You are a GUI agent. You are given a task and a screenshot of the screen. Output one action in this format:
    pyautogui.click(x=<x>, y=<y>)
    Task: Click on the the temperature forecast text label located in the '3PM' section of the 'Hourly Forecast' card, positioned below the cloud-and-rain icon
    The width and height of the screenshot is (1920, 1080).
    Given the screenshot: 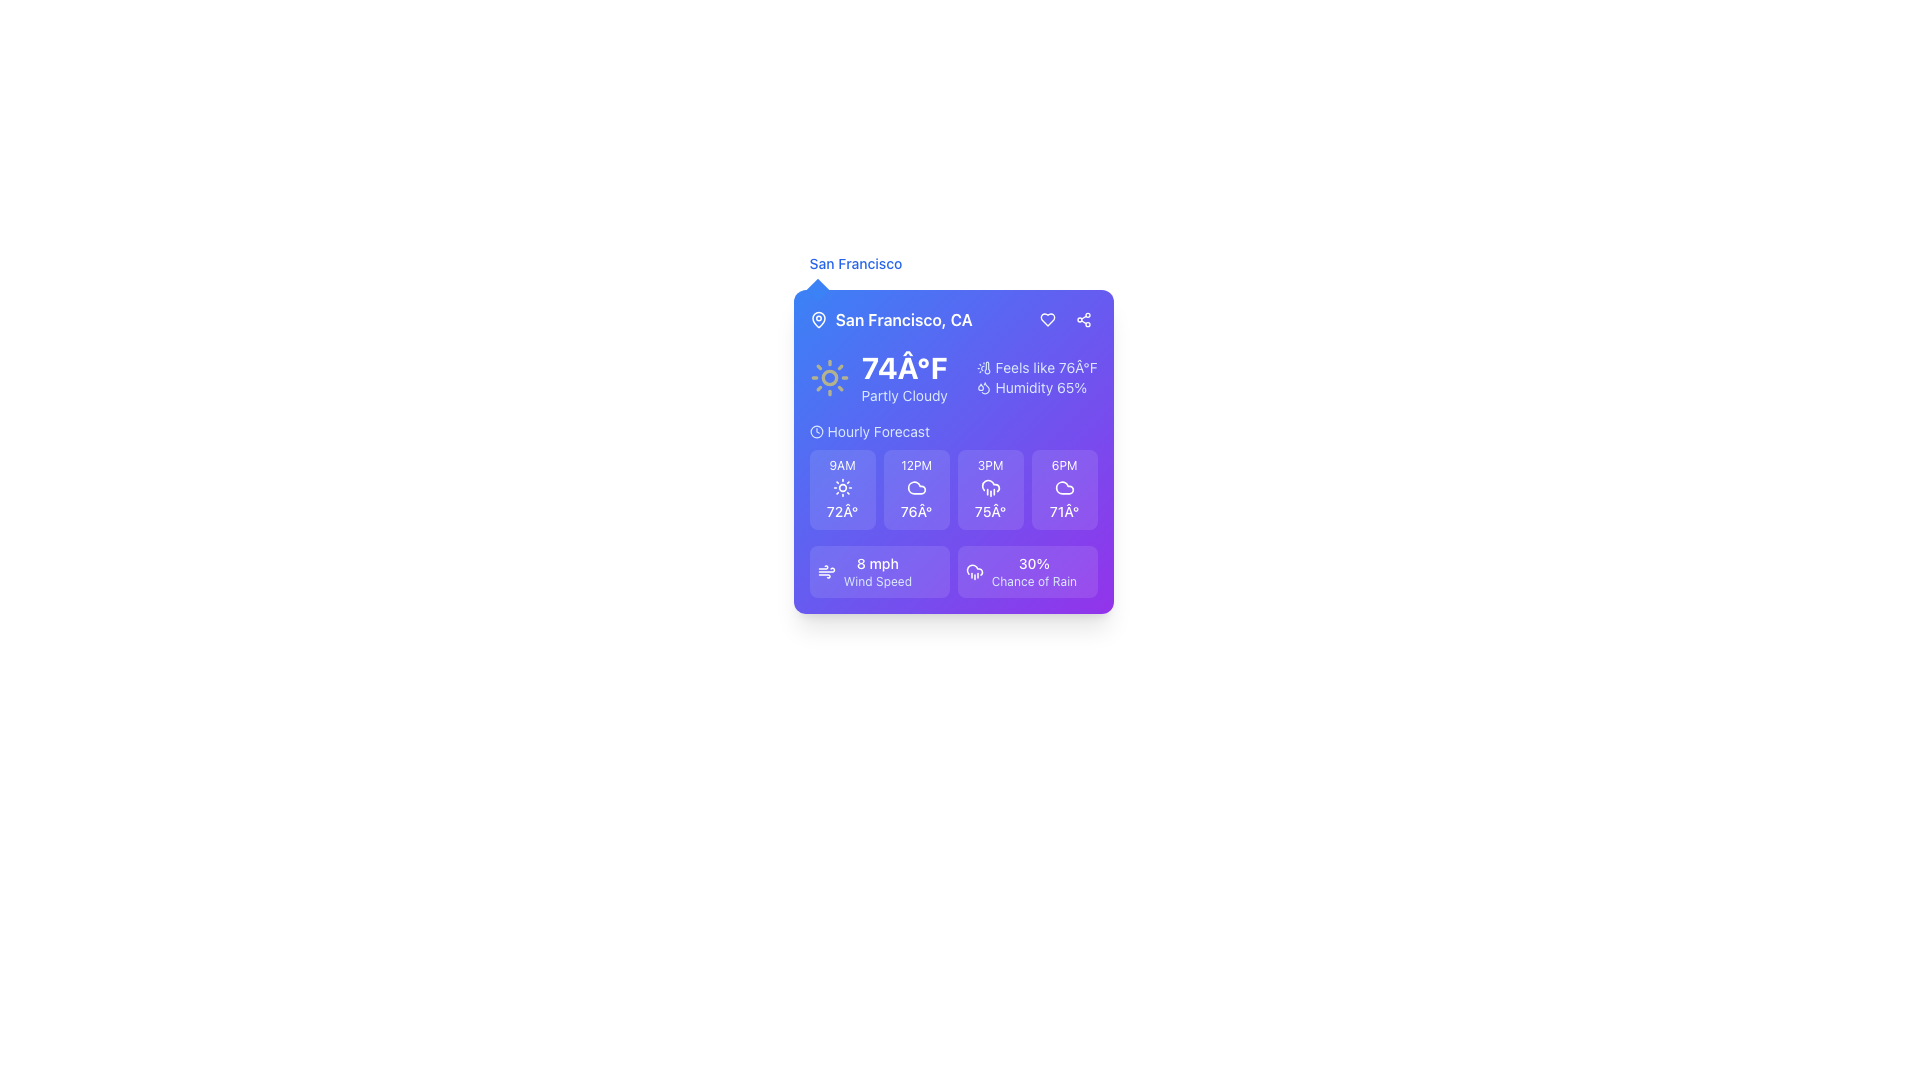 What is the action you would take?
    pyautogui.click(x=990, y=511)
    